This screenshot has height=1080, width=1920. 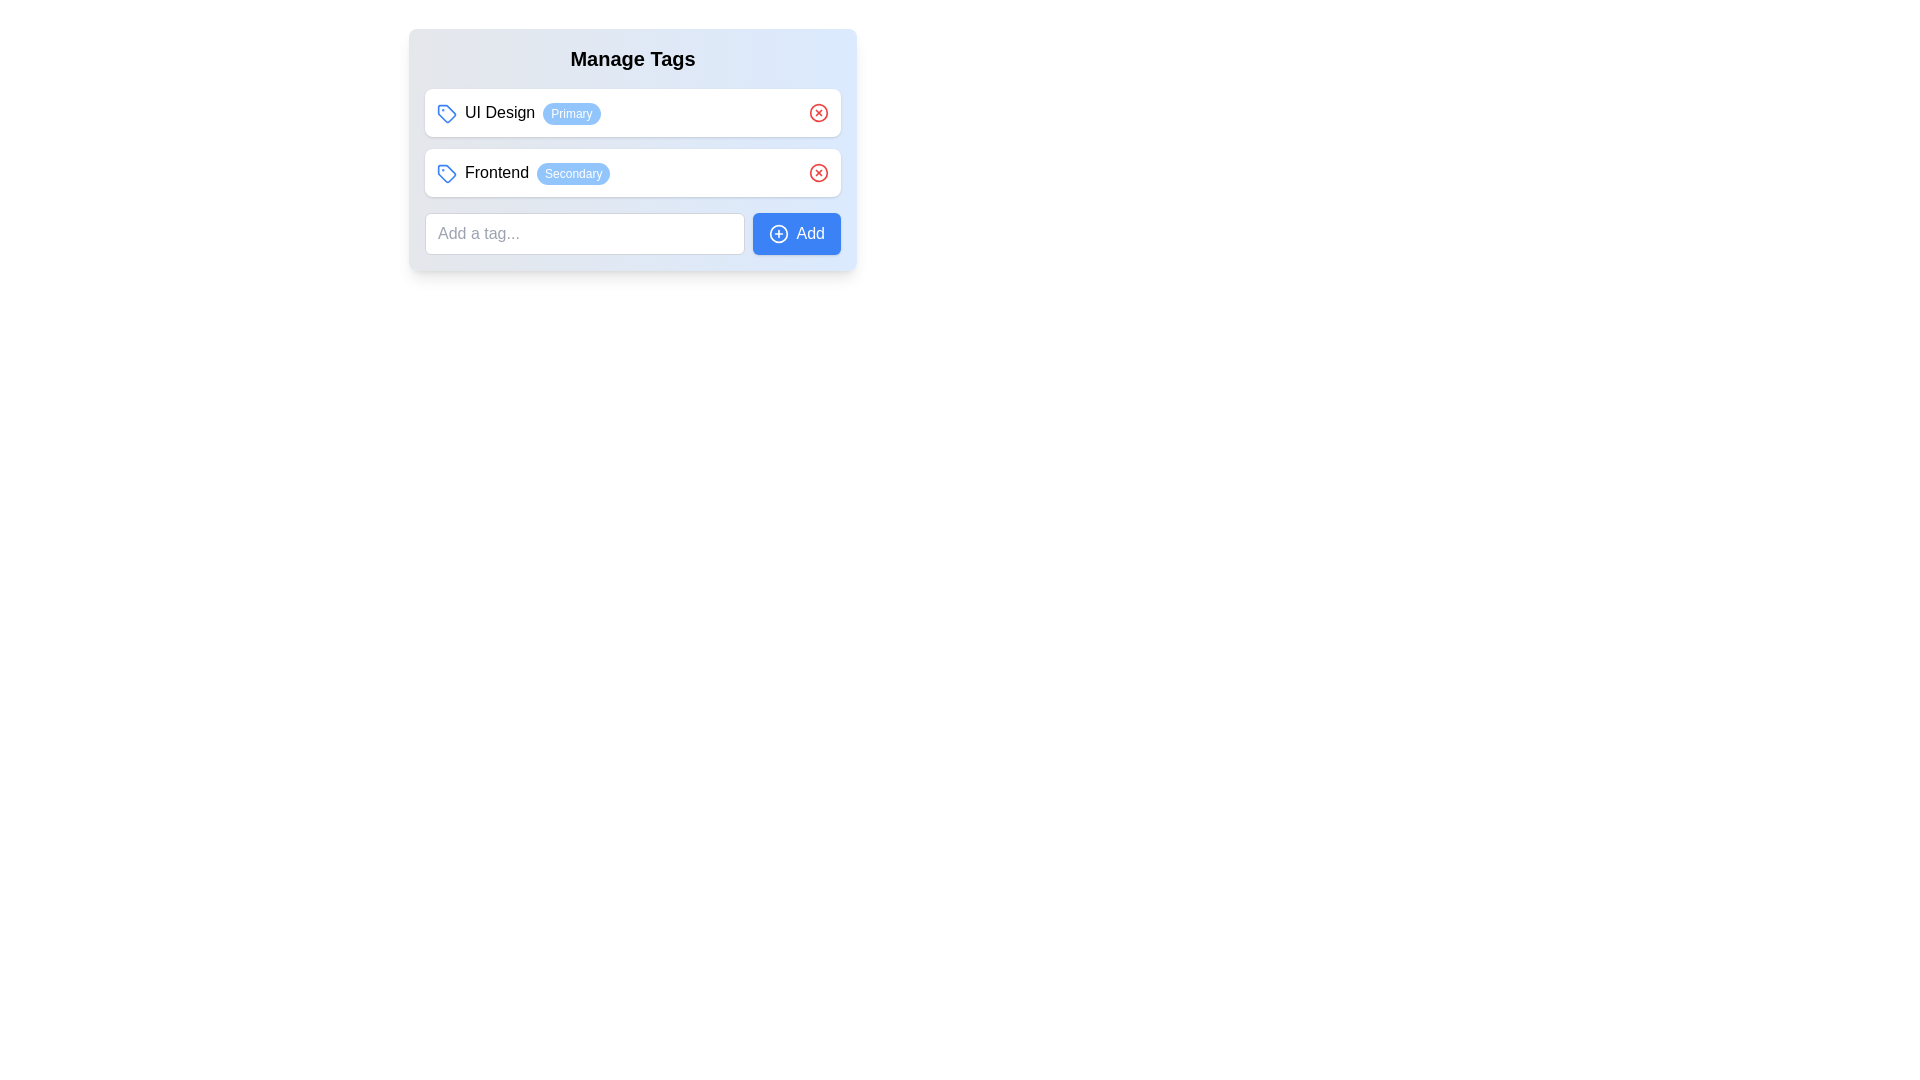 What do you see at coordinates (445, 172) in the screenshot?
I see `the blue tag-shaped icon with a small dot inside, located to the left of the 'Frontend' text and above the 'Secondary' label in the 'FrontendSecondary' group for interaction` at bounding box center [445, 172].